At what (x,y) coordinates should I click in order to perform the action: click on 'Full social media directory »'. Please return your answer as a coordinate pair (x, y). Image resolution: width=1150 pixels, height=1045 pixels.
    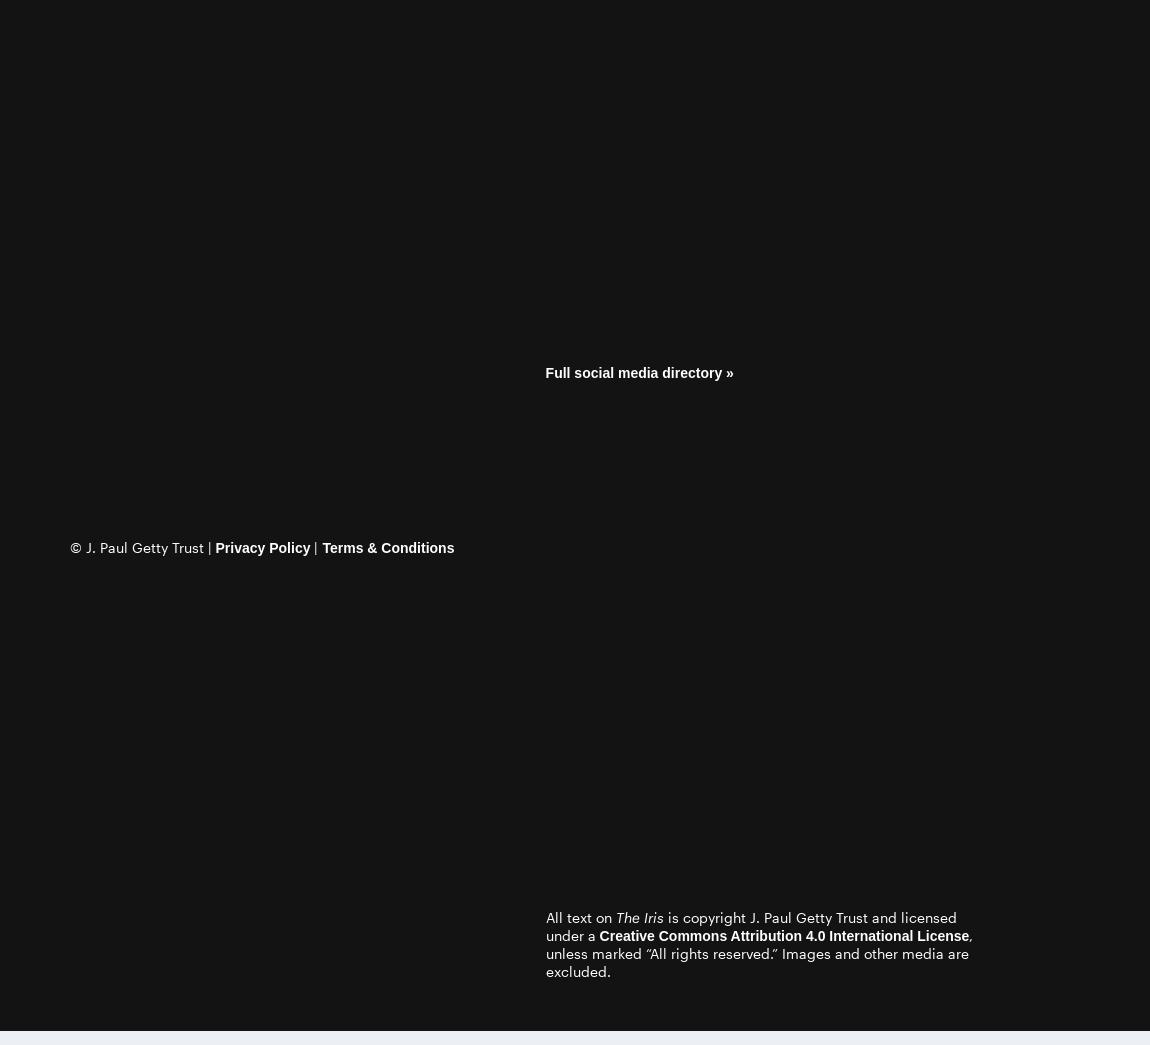
    Looking at the image, I should click on (638, 371).